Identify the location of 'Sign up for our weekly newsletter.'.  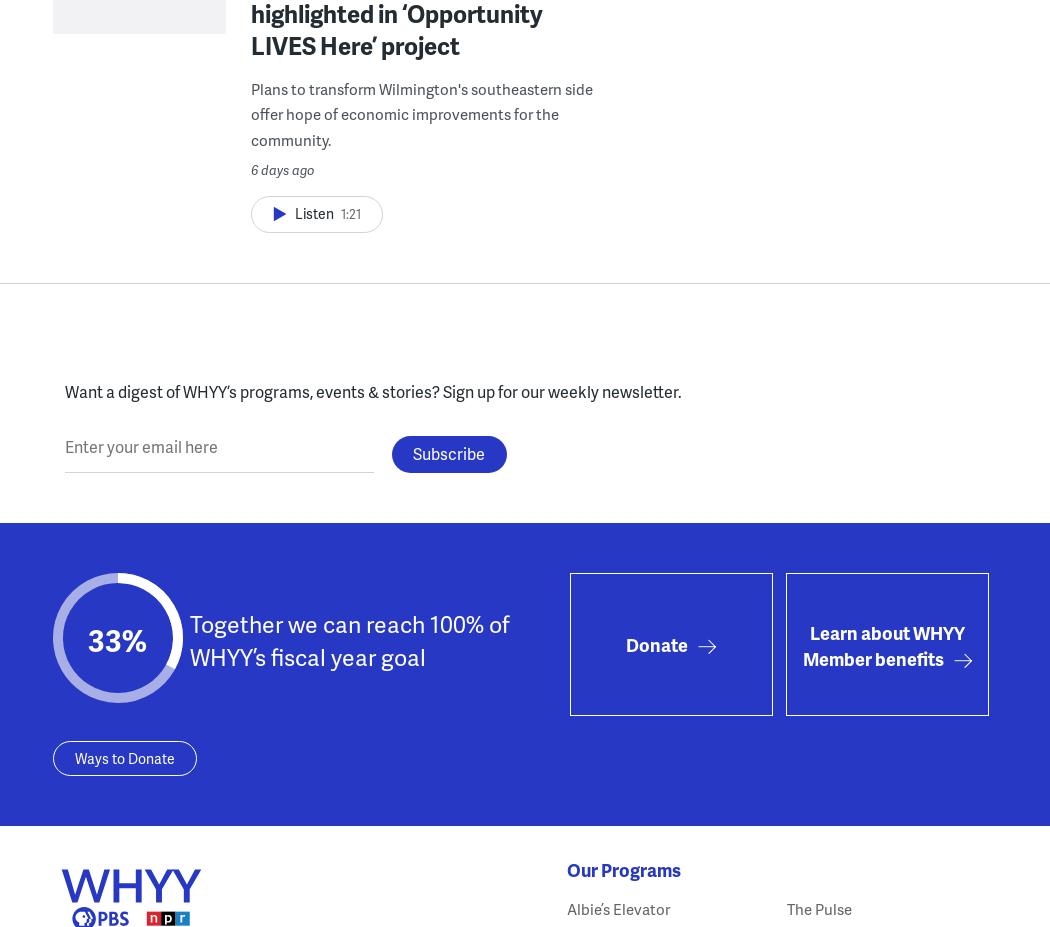
(561, 389).